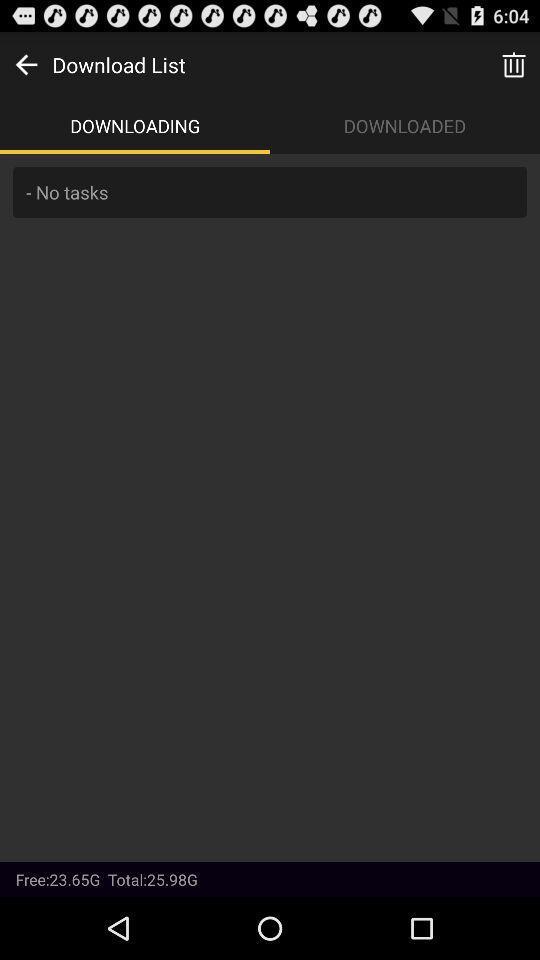 Image resolution: width=540 pixels, height=960 pixels. Describe the element at coordinates (513, 64) in the screenshot. I see `trash can` at that location.